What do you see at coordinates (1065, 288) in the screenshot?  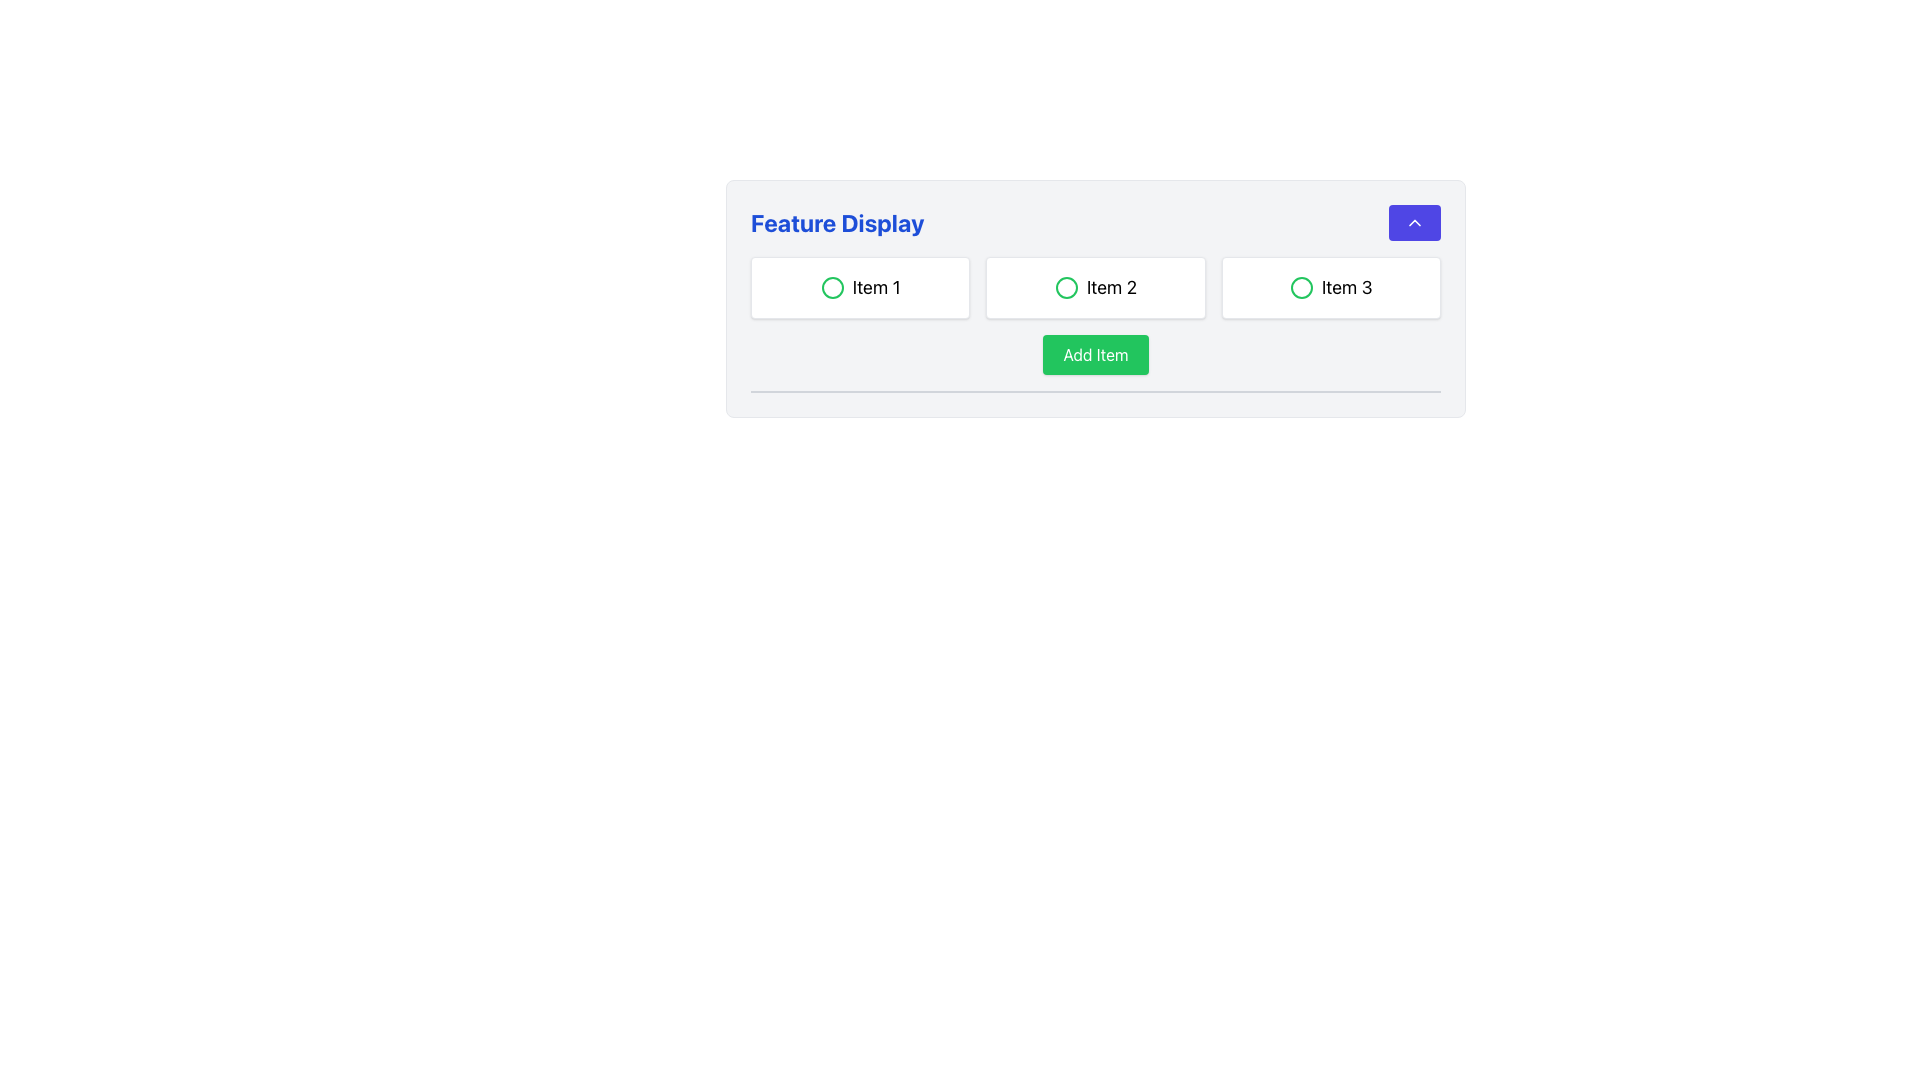 I see `the second circular radio button with a green outline` at bounding box center [1065, 288].